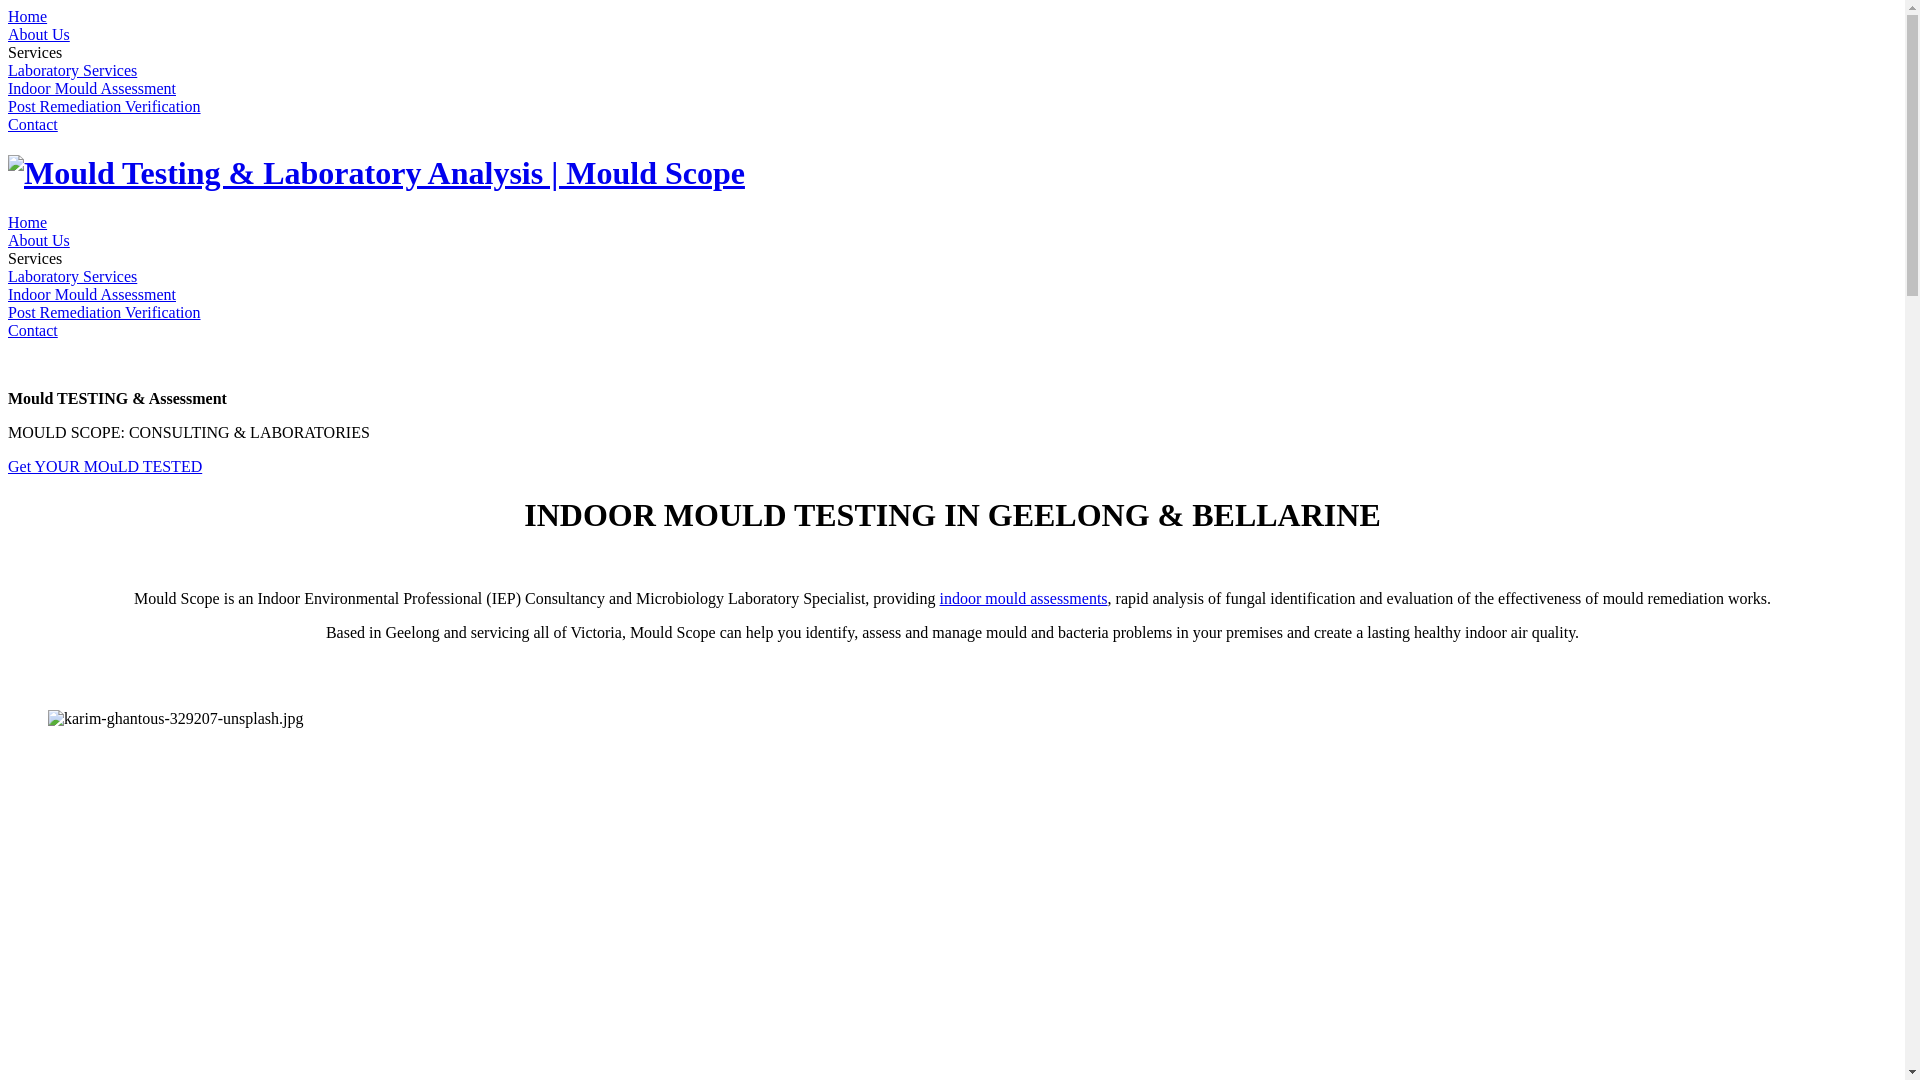 This screenshot has height=1080, width=1920. What do you see at coordinates (38, 239) in the screenshot?
I see `'About Us'` at bounding box center [38, 239].